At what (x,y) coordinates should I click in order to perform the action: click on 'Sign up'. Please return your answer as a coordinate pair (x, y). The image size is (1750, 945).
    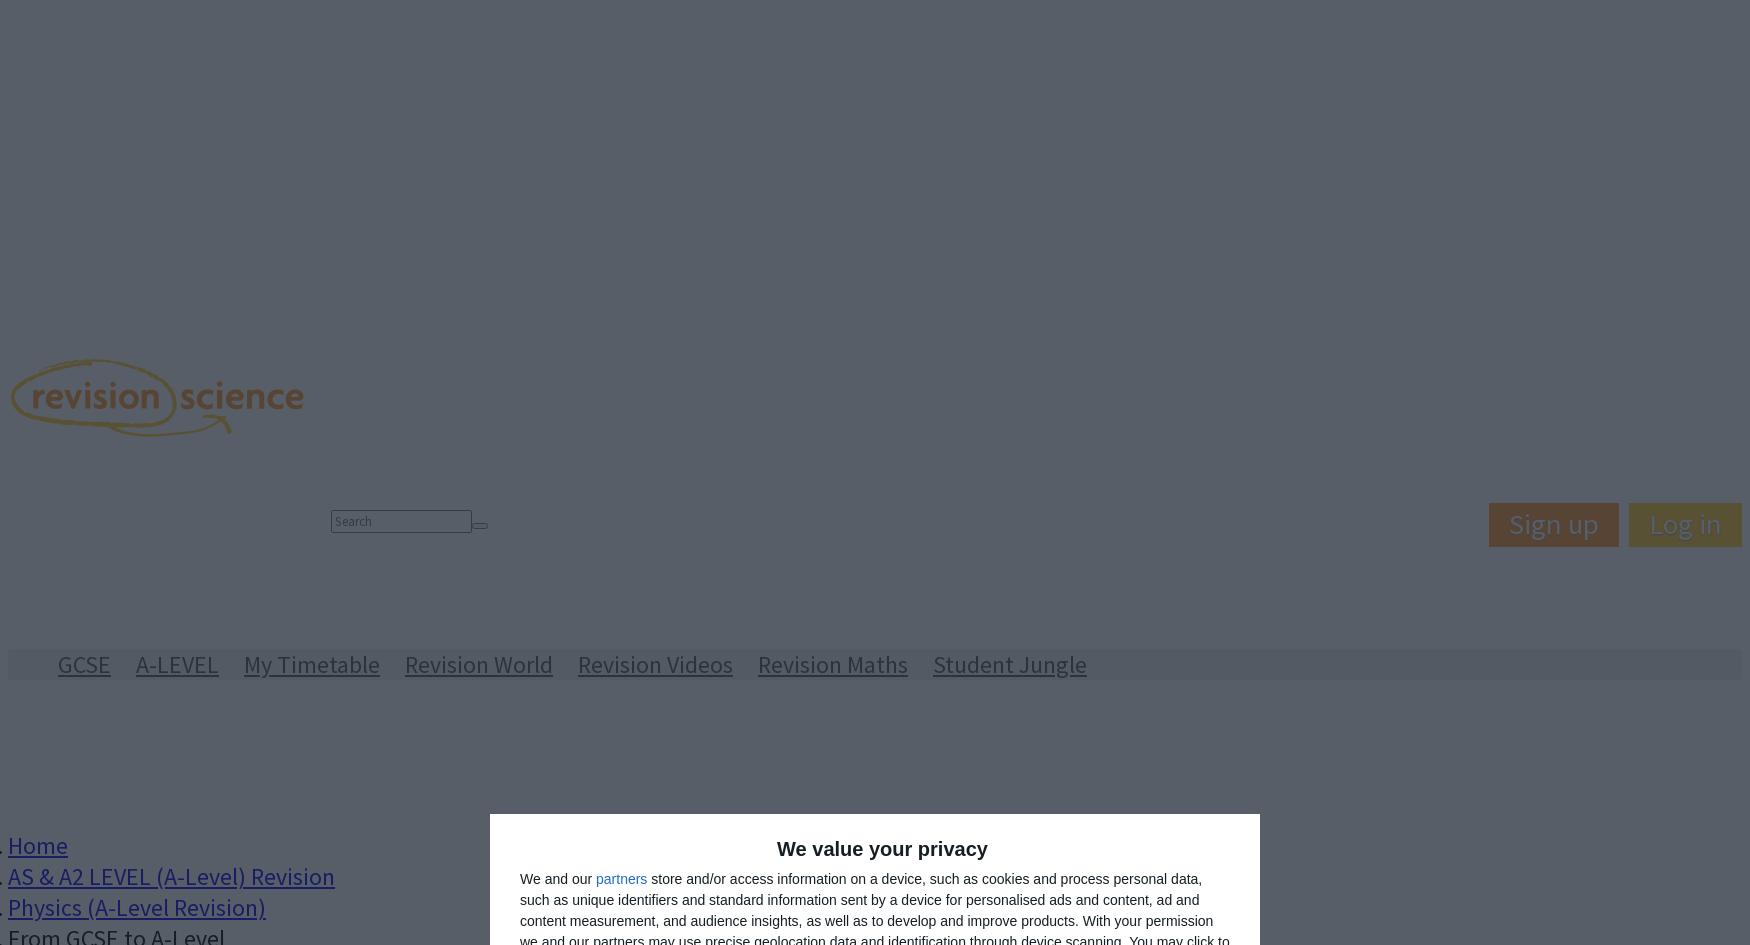
    Looking at the image, I should click on (1553, 523).